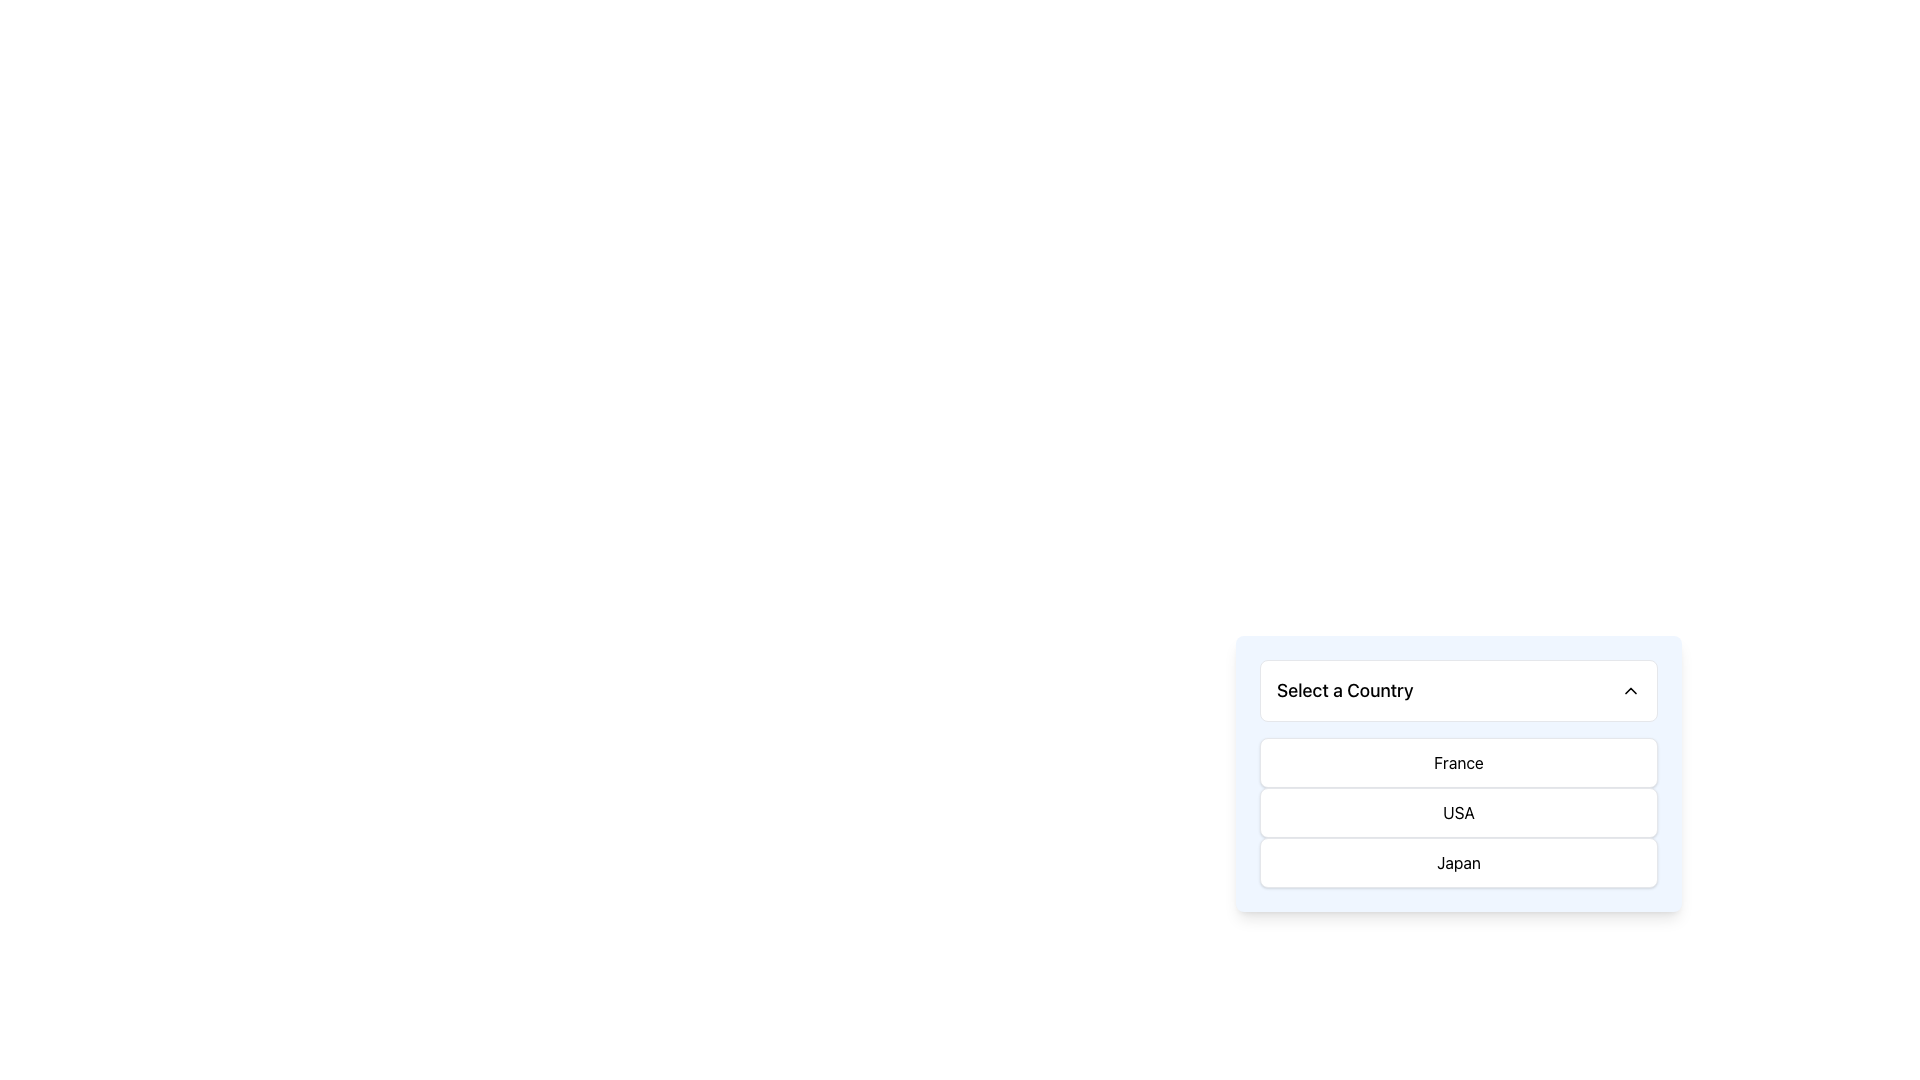 The width and height of the screenshot is (1920, 1080). What do you see at coordinates (1459, 813) in the screenshot?
I see `the text label 'USA' in the dropdown menu` at bounding box center [1459, 813].